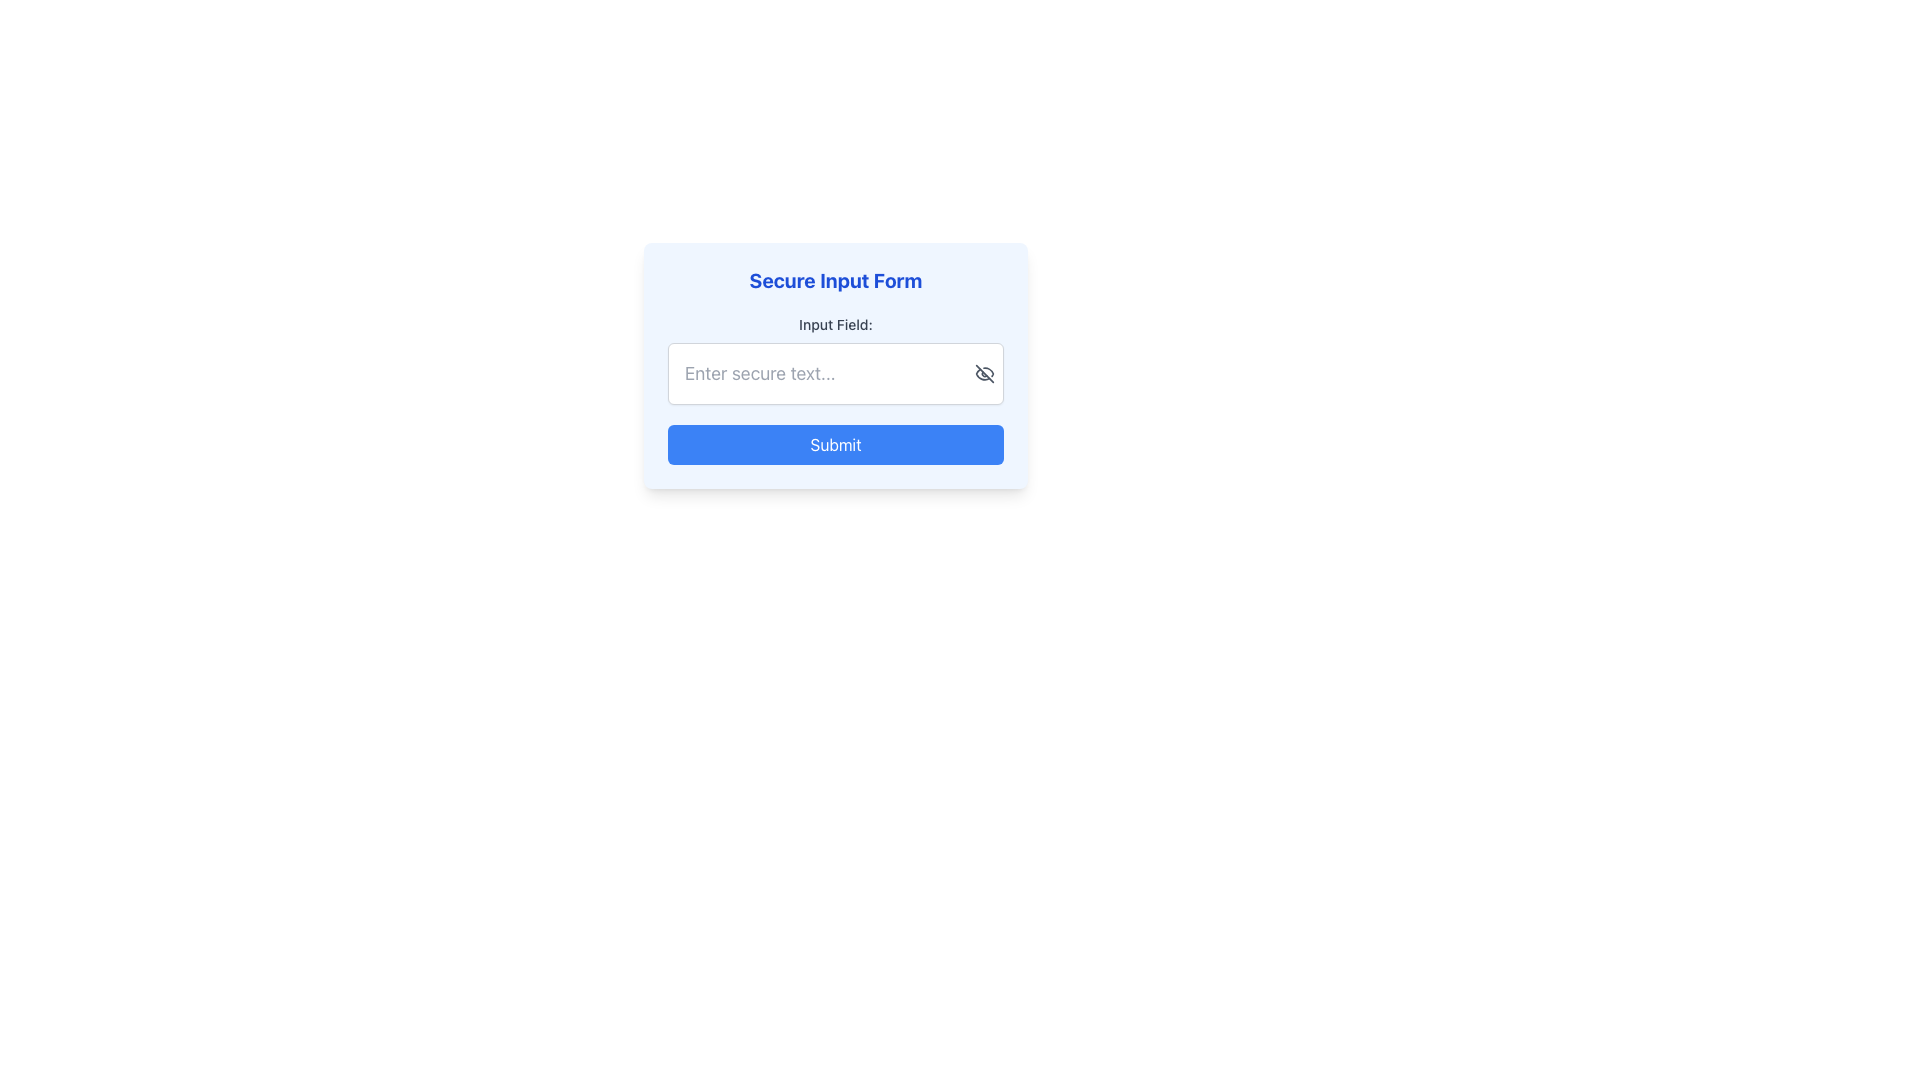 This screenshot has width=1920, height=1080. What do you see at coordinates (835, 358) in the screenshot?
I see `inside the password input field labeled 'Input Field:' to focus and type a password` at bounding box center [835, 358].